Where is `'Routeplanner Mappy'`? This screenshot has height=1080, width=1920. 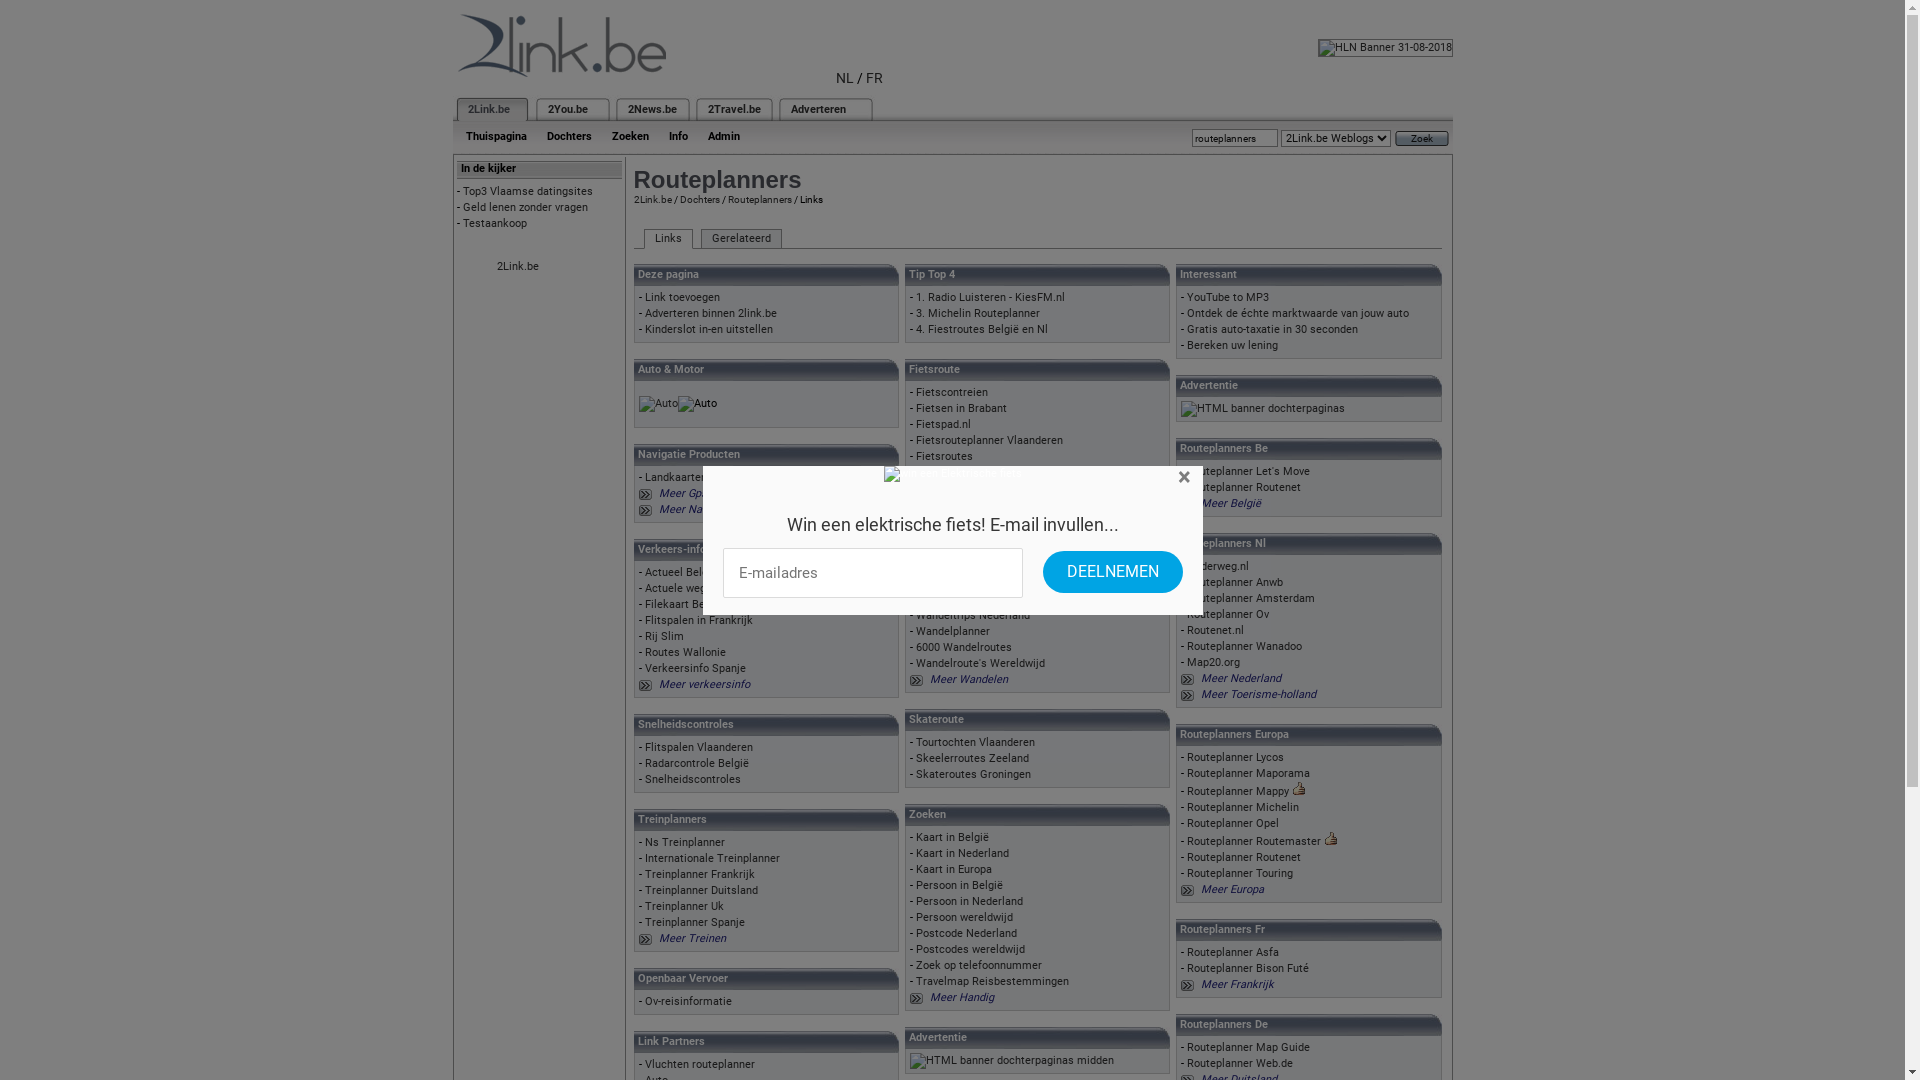
'Routeplanner Mappy' is located at coordinates (1237, 790).